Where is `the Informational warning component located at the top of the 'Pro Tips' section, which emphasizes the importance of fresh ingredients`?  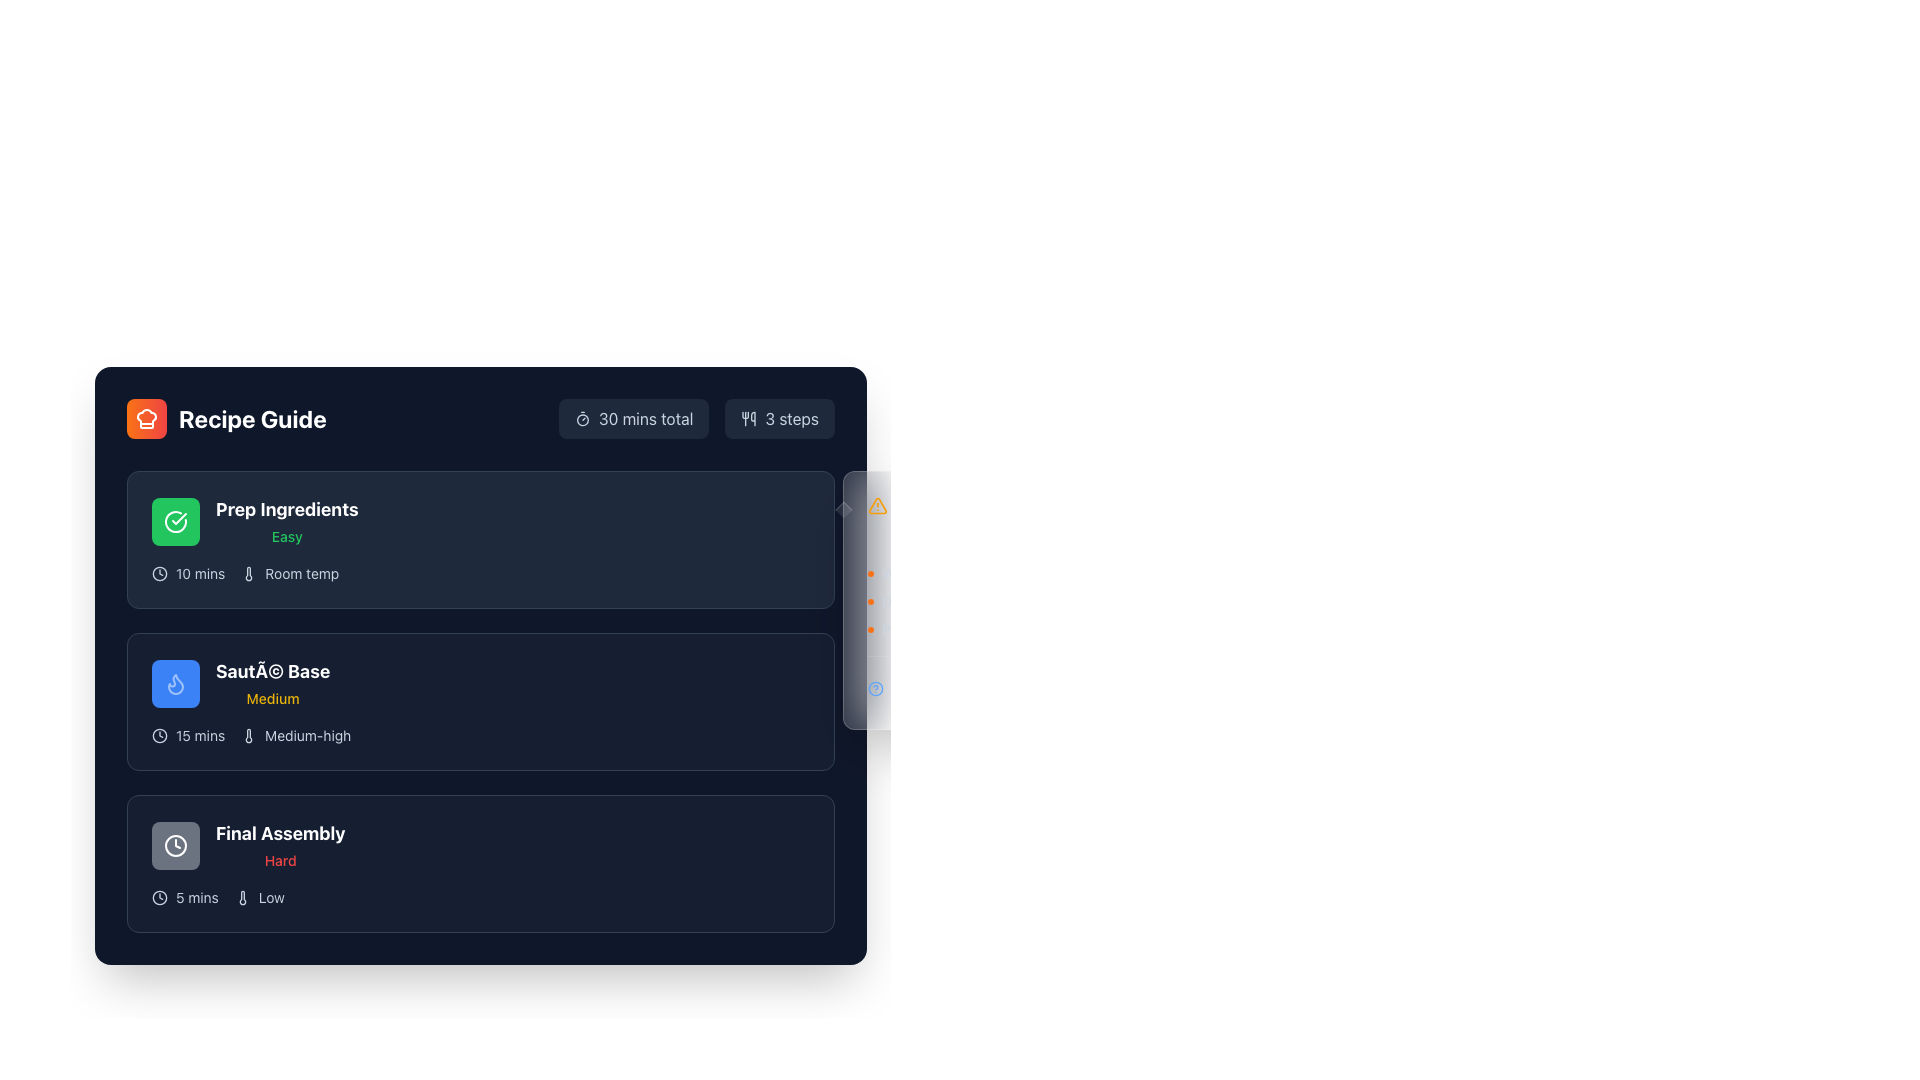 the Informational warning component located at the top of the 'Pro Tips' section, which emphasizes the importance of fresh ingredients is located at coordinates (1035, 504).